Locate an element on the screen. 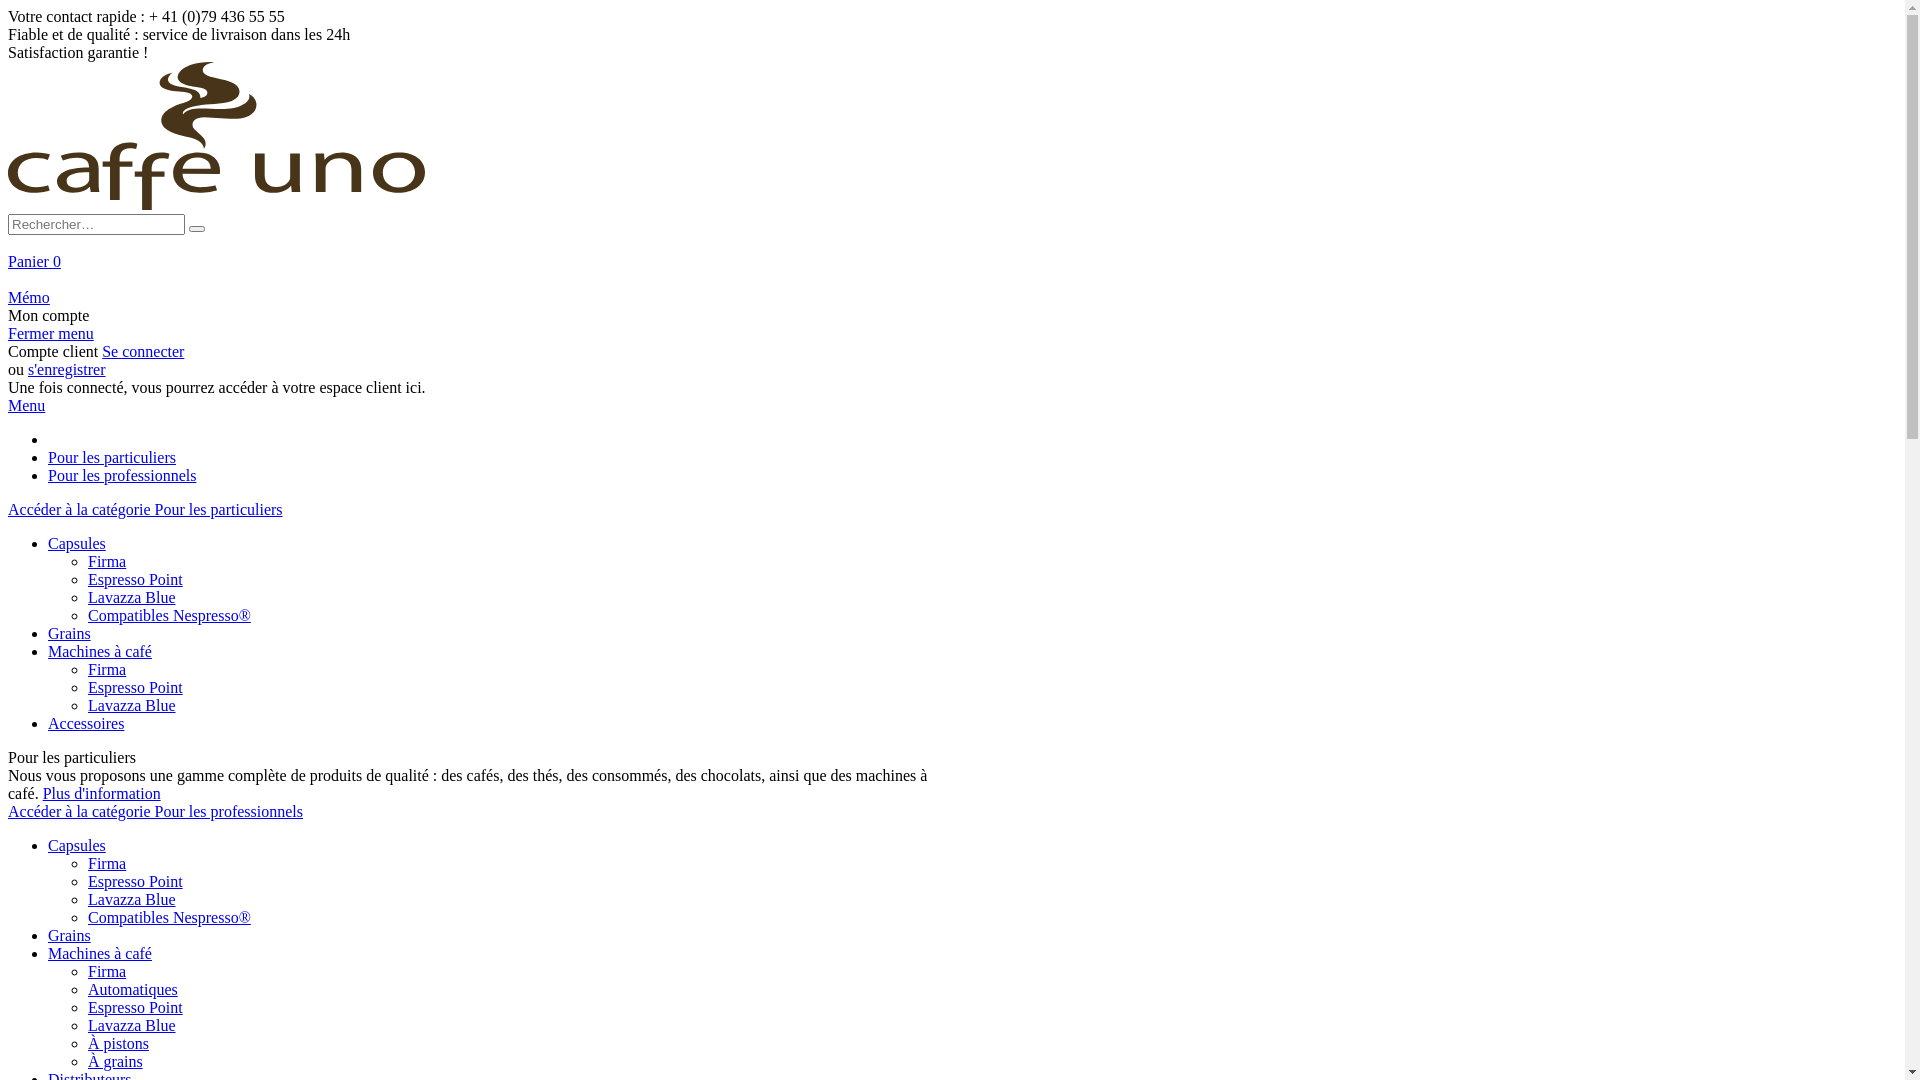  'Plus d'information' is located at coordinates (100, 791).